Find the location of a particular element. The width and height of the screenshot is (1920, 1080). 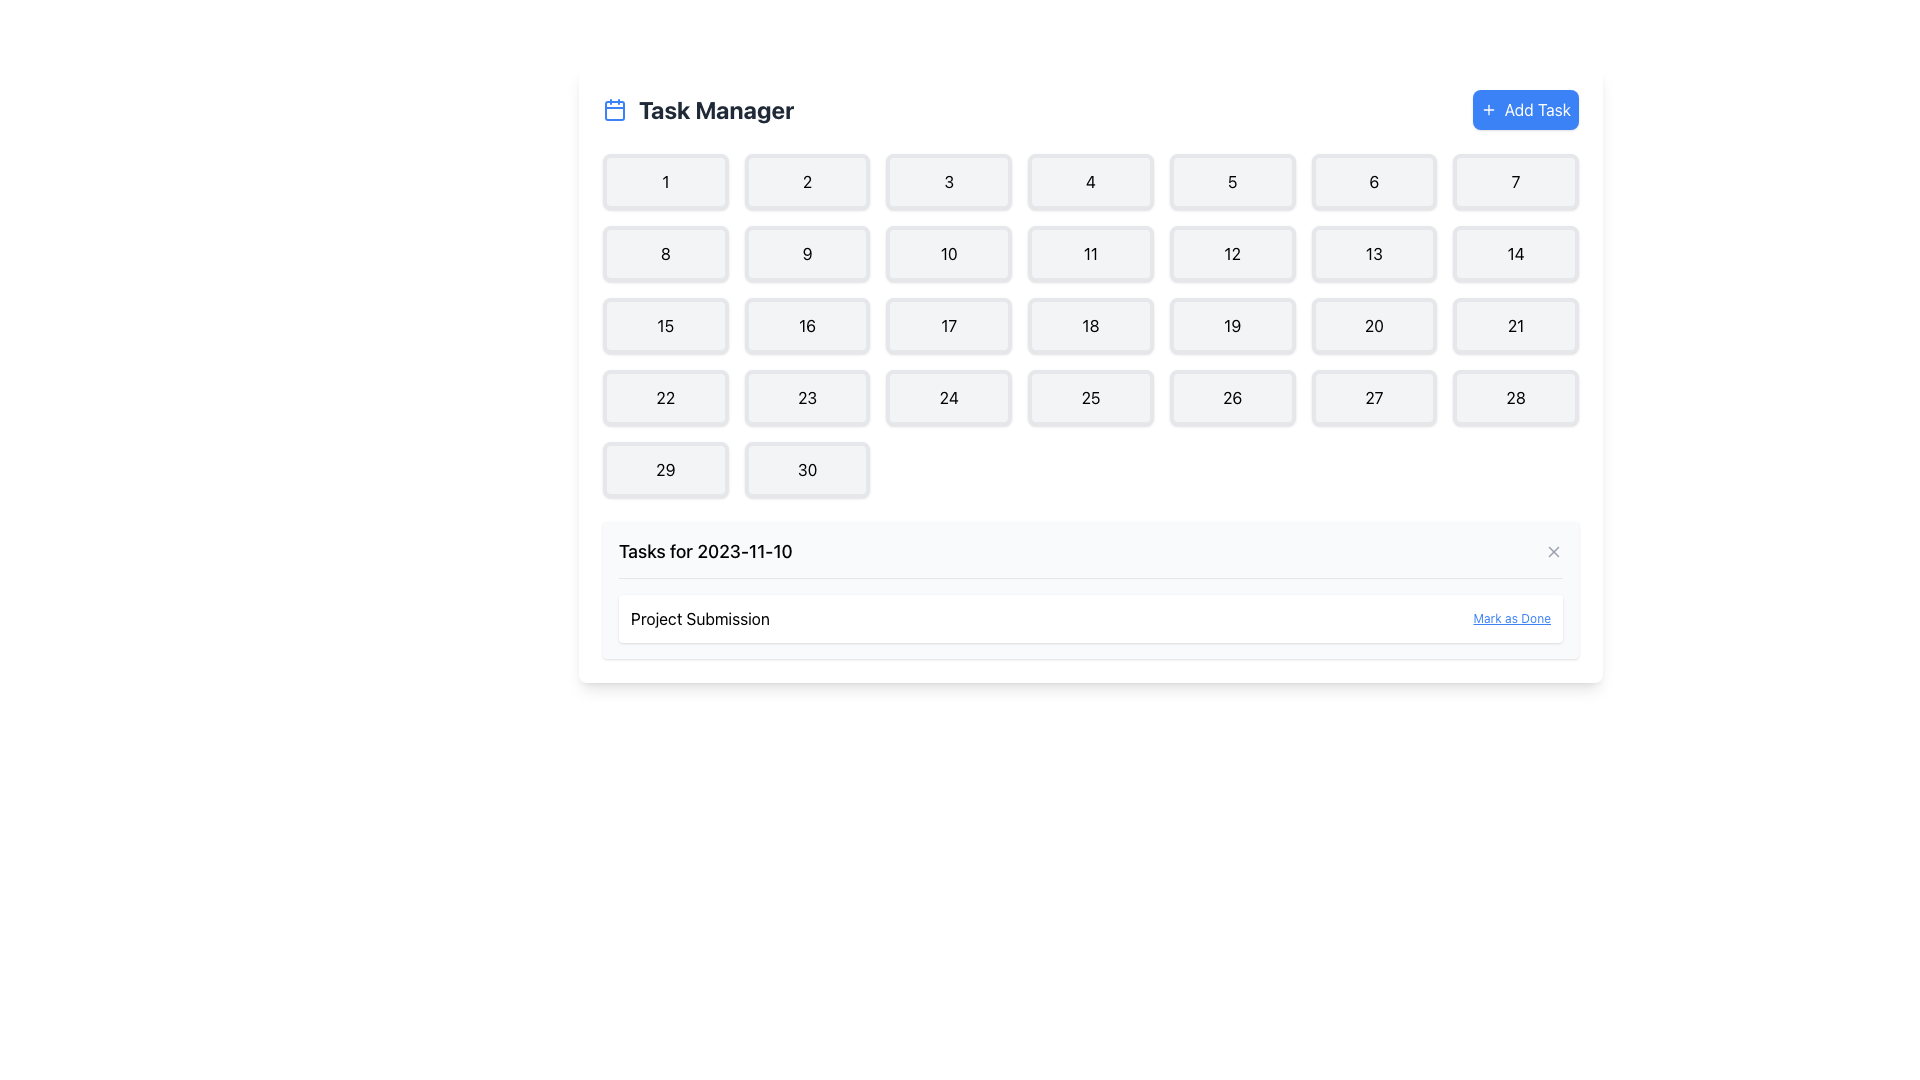

the button representing the selectable date in the calendar interface located in the first row, seventh column of the grid is located at coordinates (1516, 181).